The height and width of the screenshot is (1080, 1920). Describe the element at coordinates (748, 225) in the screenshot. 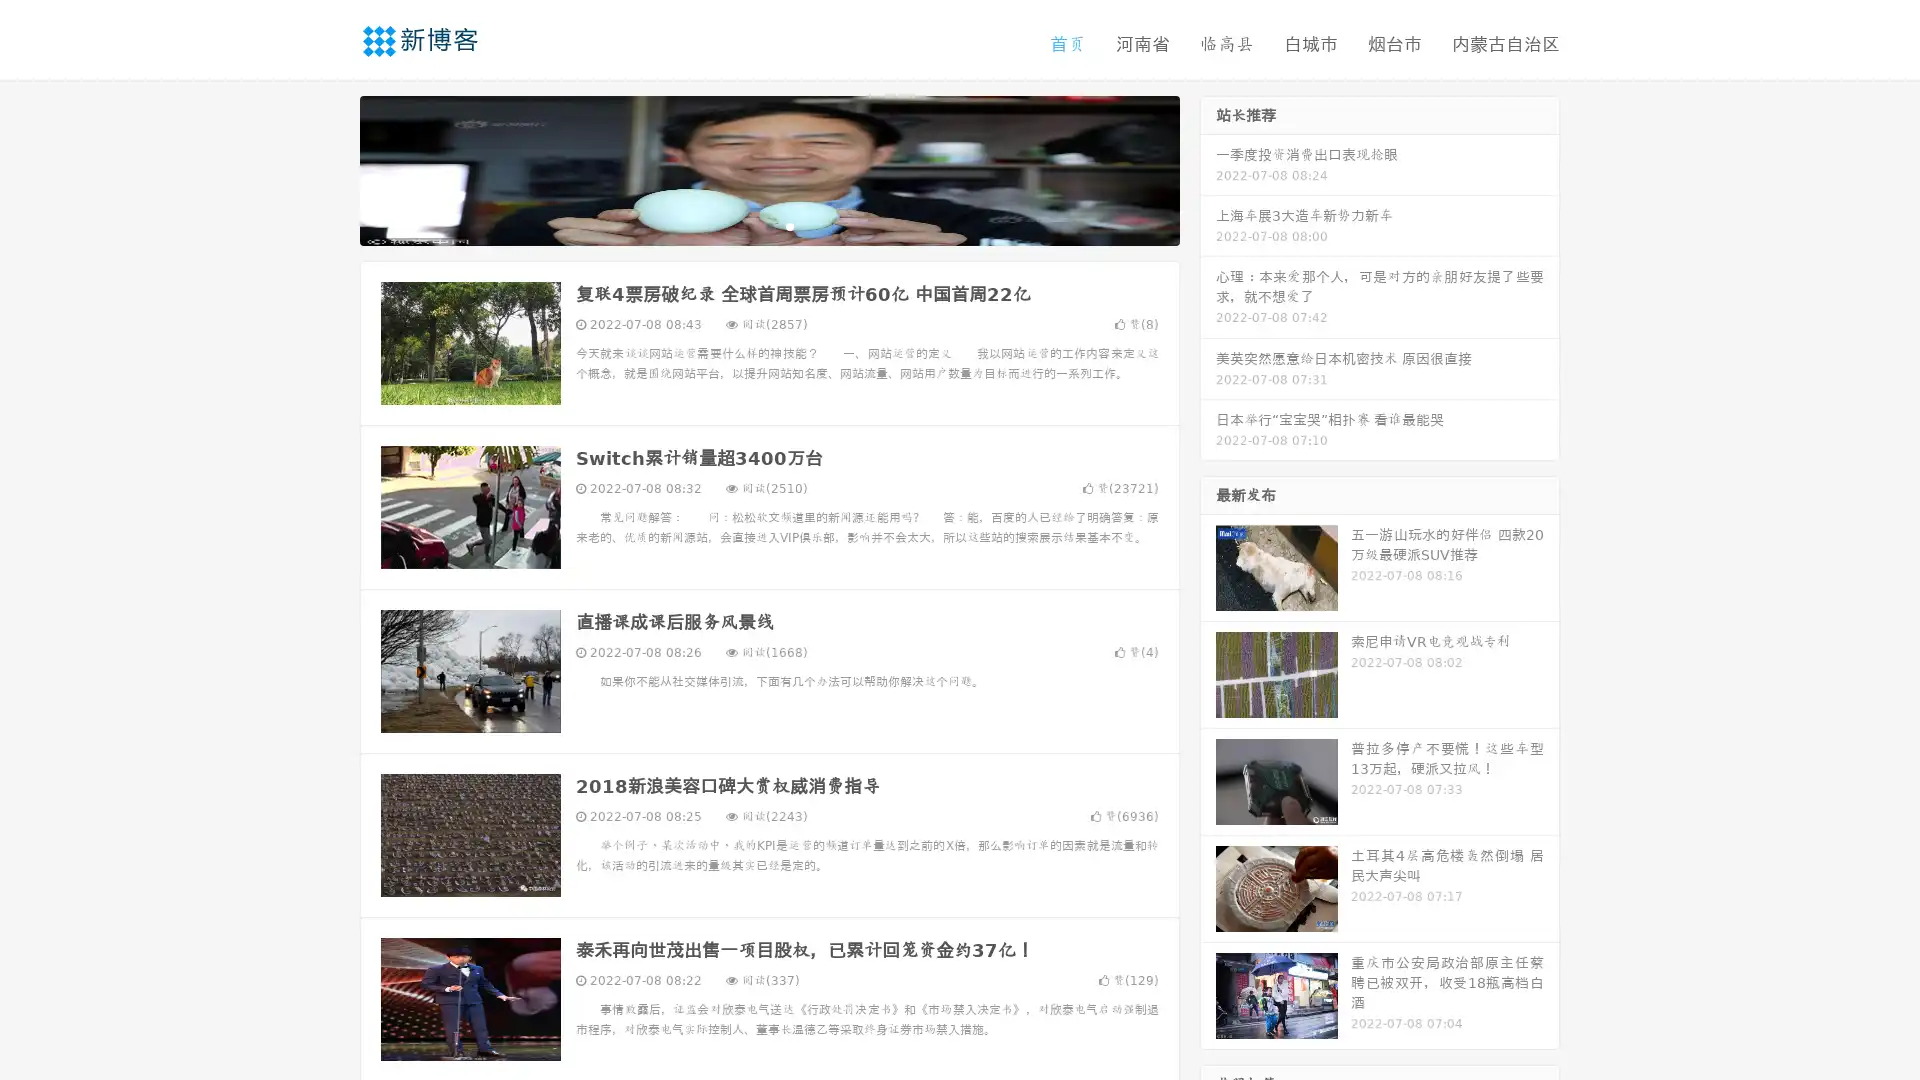

I see `Go to slide 1` at that location.